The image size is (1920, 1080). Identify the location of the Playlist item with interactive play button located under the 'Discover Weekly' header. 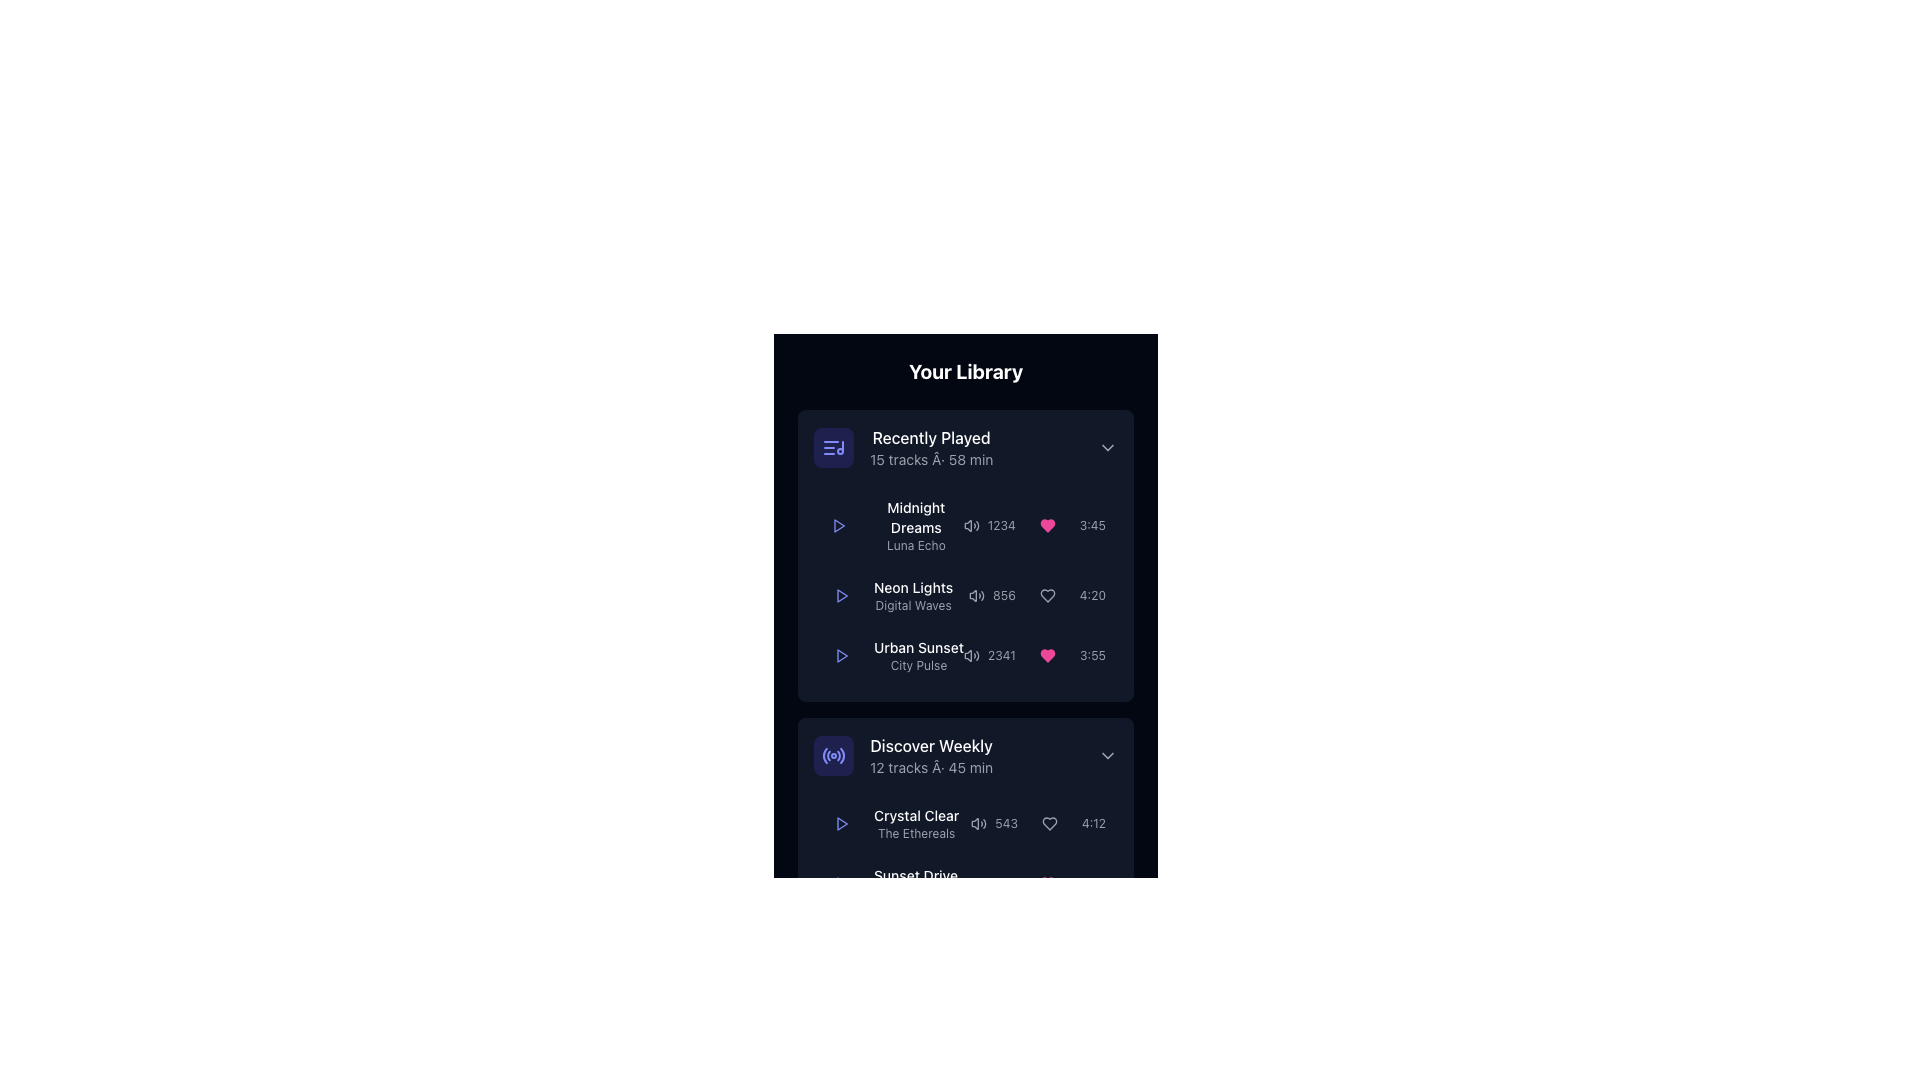
(965, 860).